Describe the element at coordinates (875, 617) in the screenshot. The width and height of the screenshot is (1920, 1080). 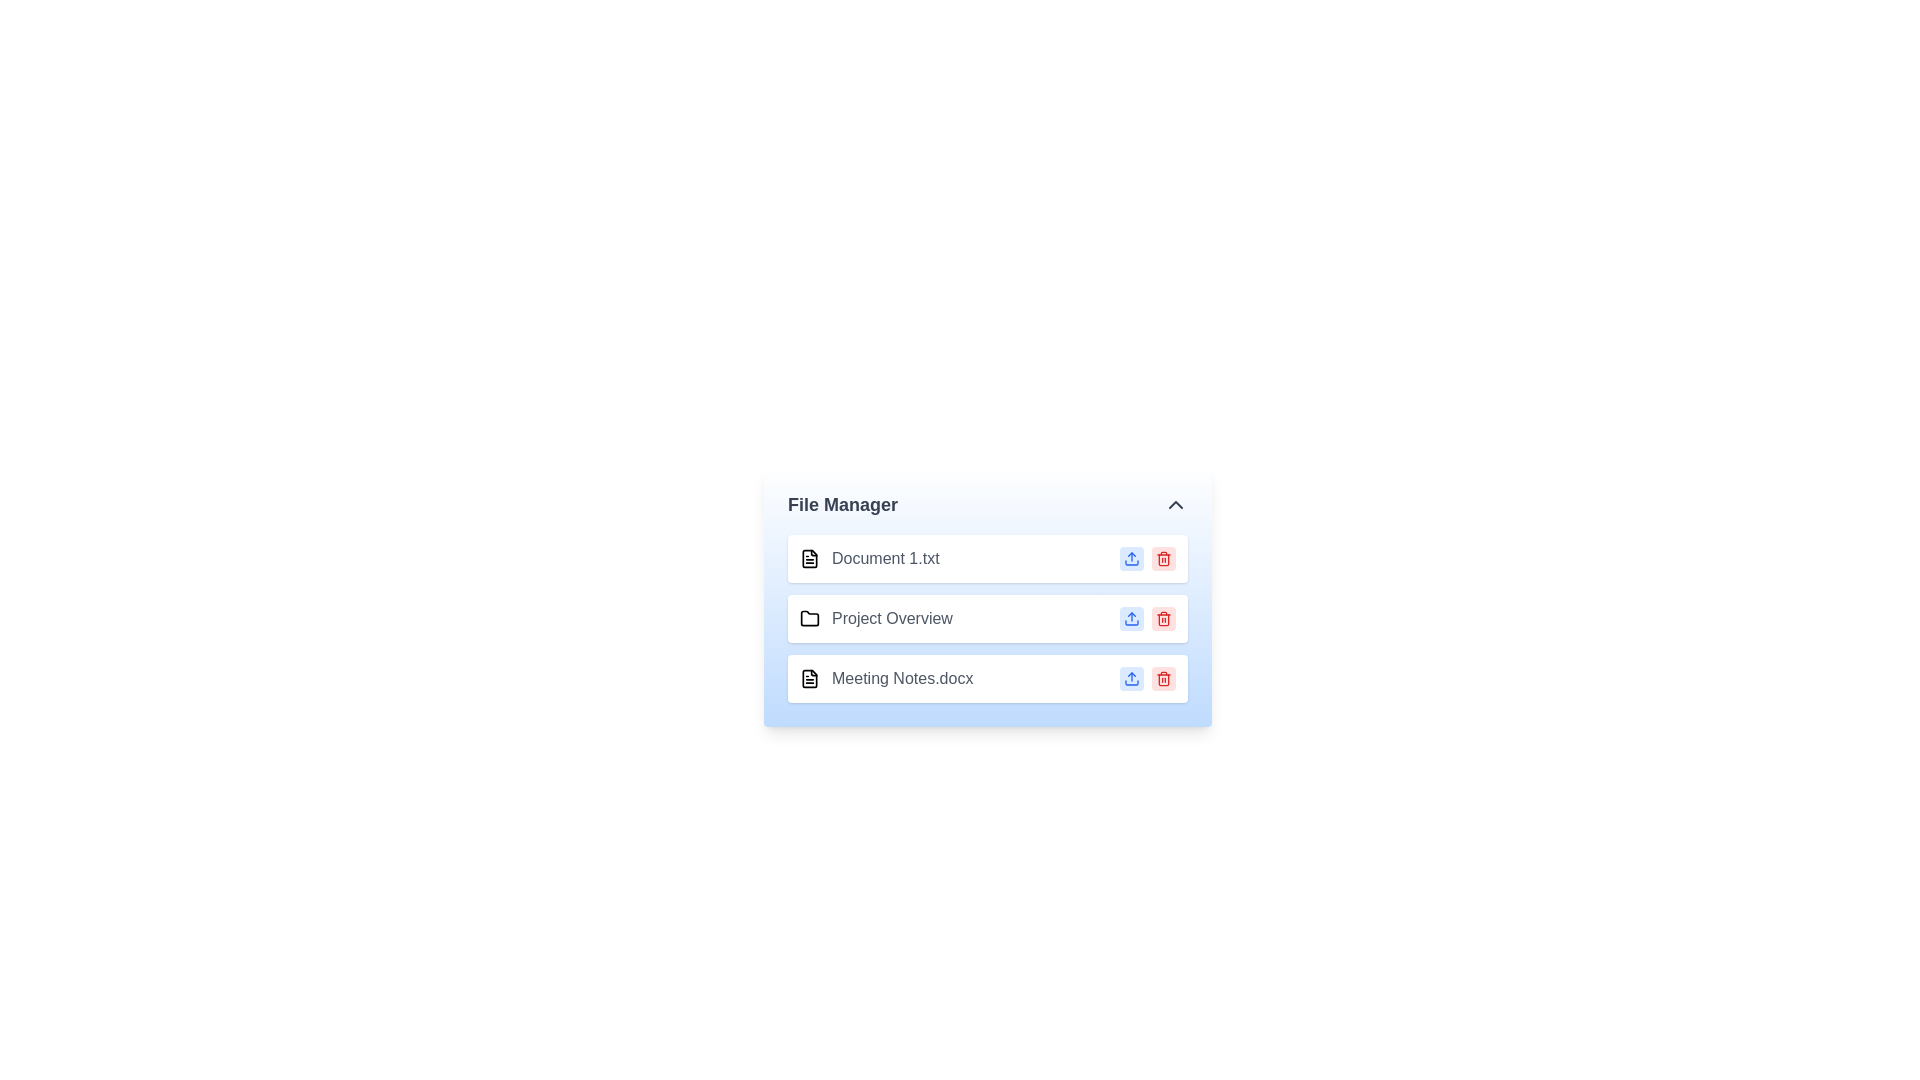
I see `the item Project Overview from the list` at that location.